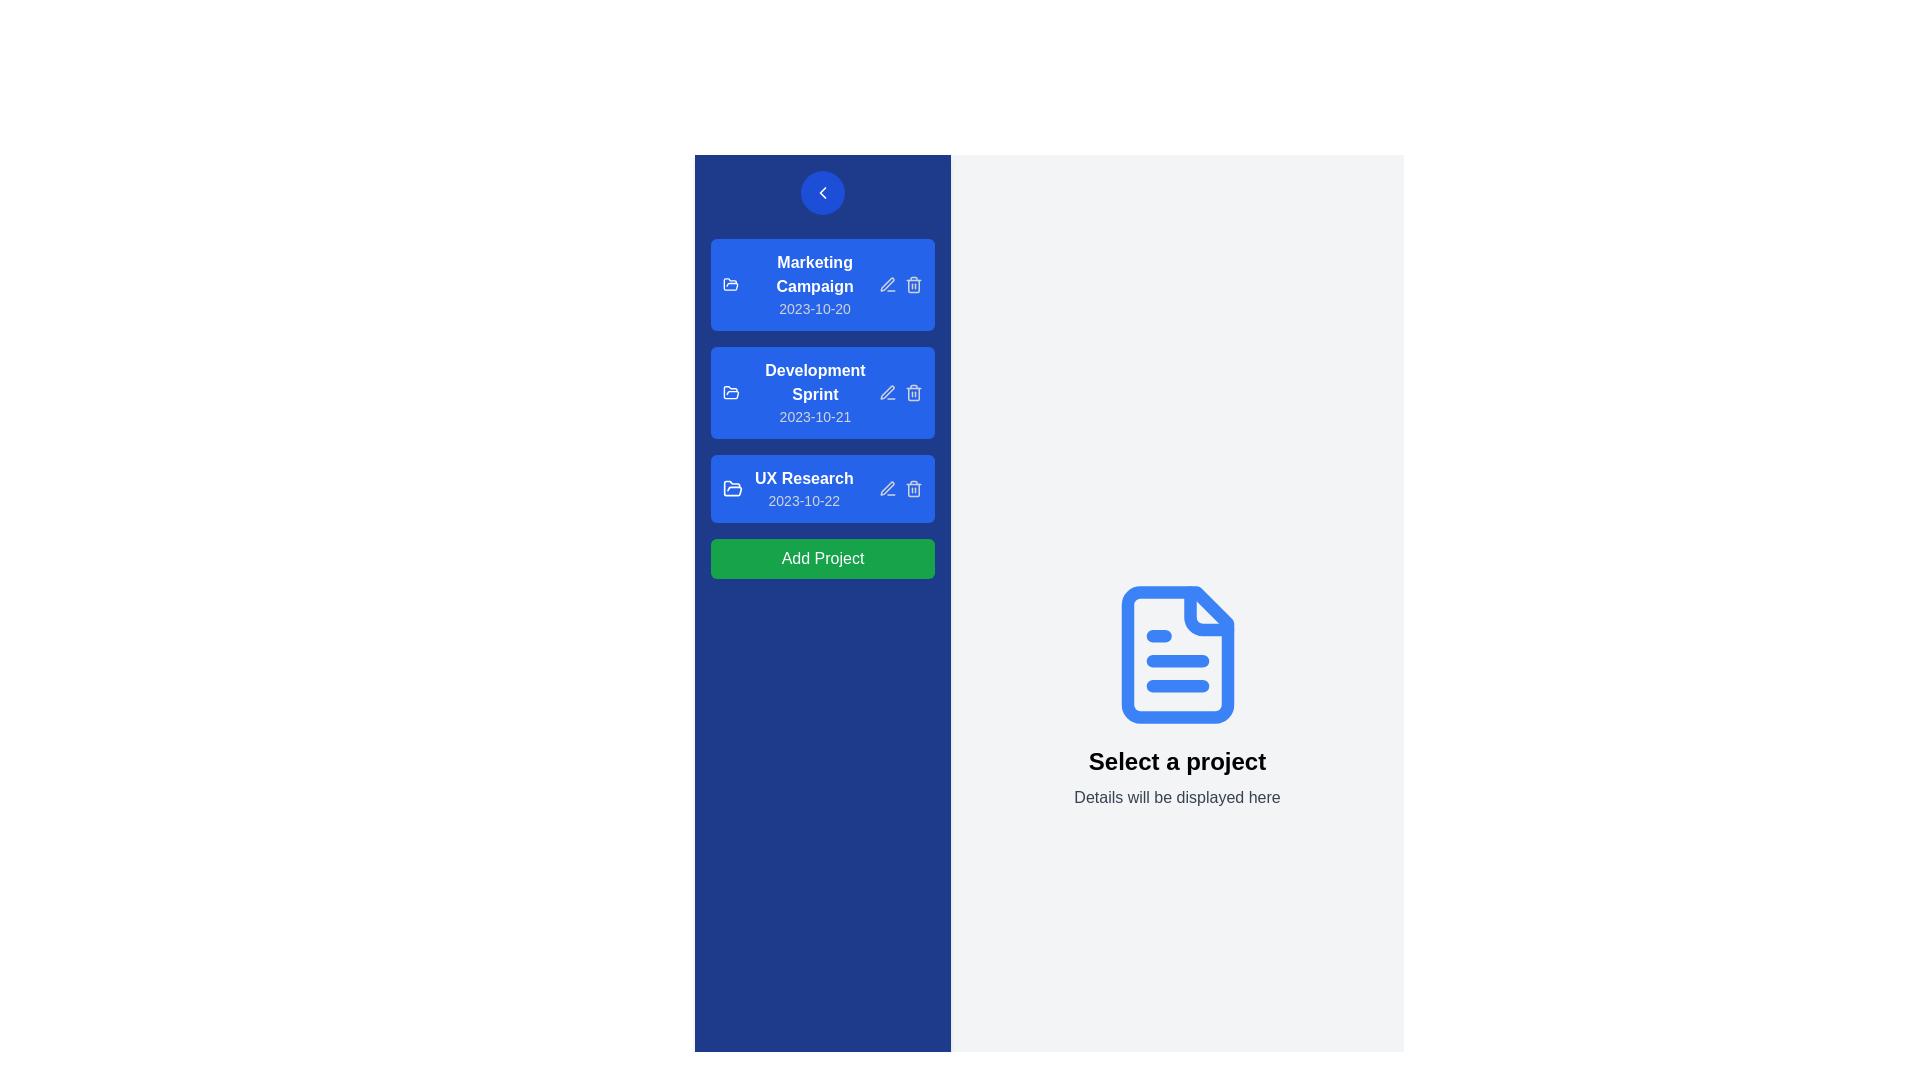  I want to click on the style of the icon that represents the 'Development Sprint' card located at the top-left corner of the 'Development Sprint 2023-10-21' card in the left sidebar, so click(730, 392).